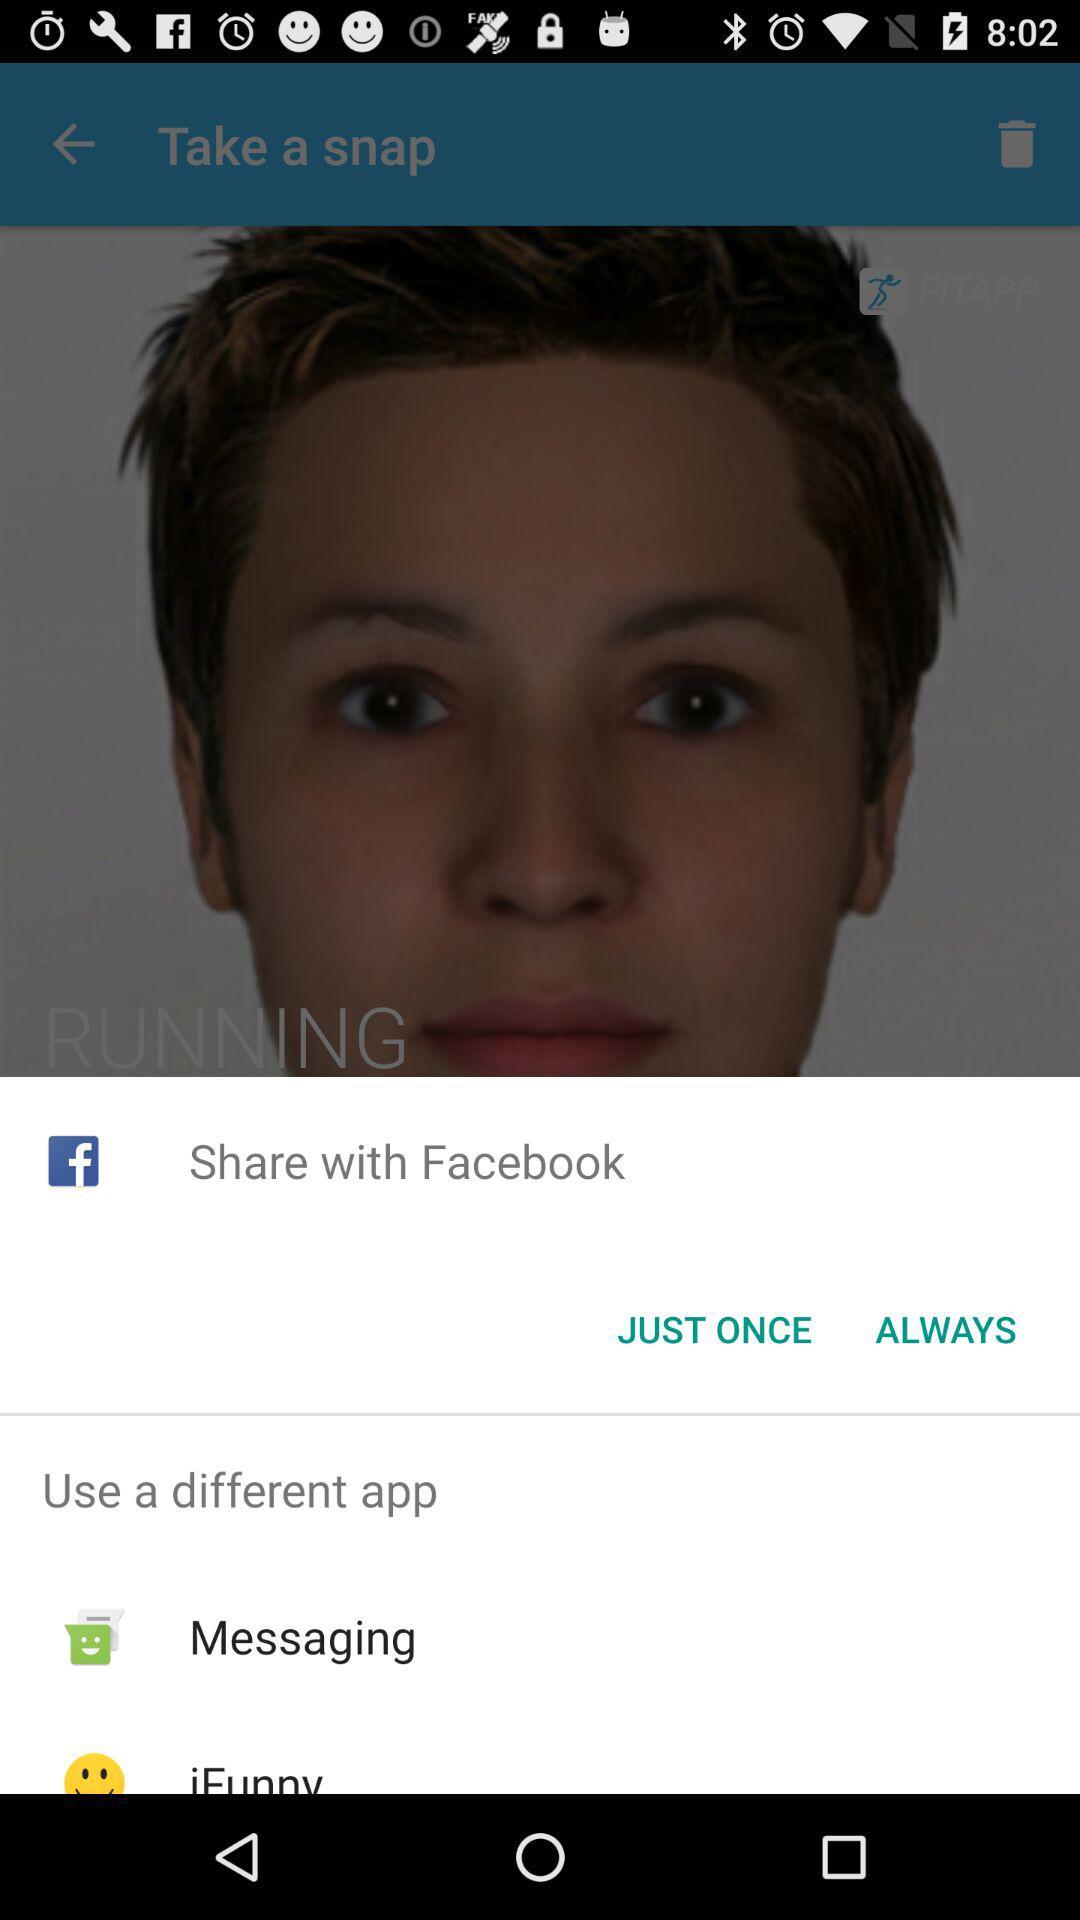 Image resolution: width=1080 pixels, height=1920 pixels. What do you see at coordinates (255, 1772) in the screenshot?
I see `ifunny` at bounding box center [255, 1772].